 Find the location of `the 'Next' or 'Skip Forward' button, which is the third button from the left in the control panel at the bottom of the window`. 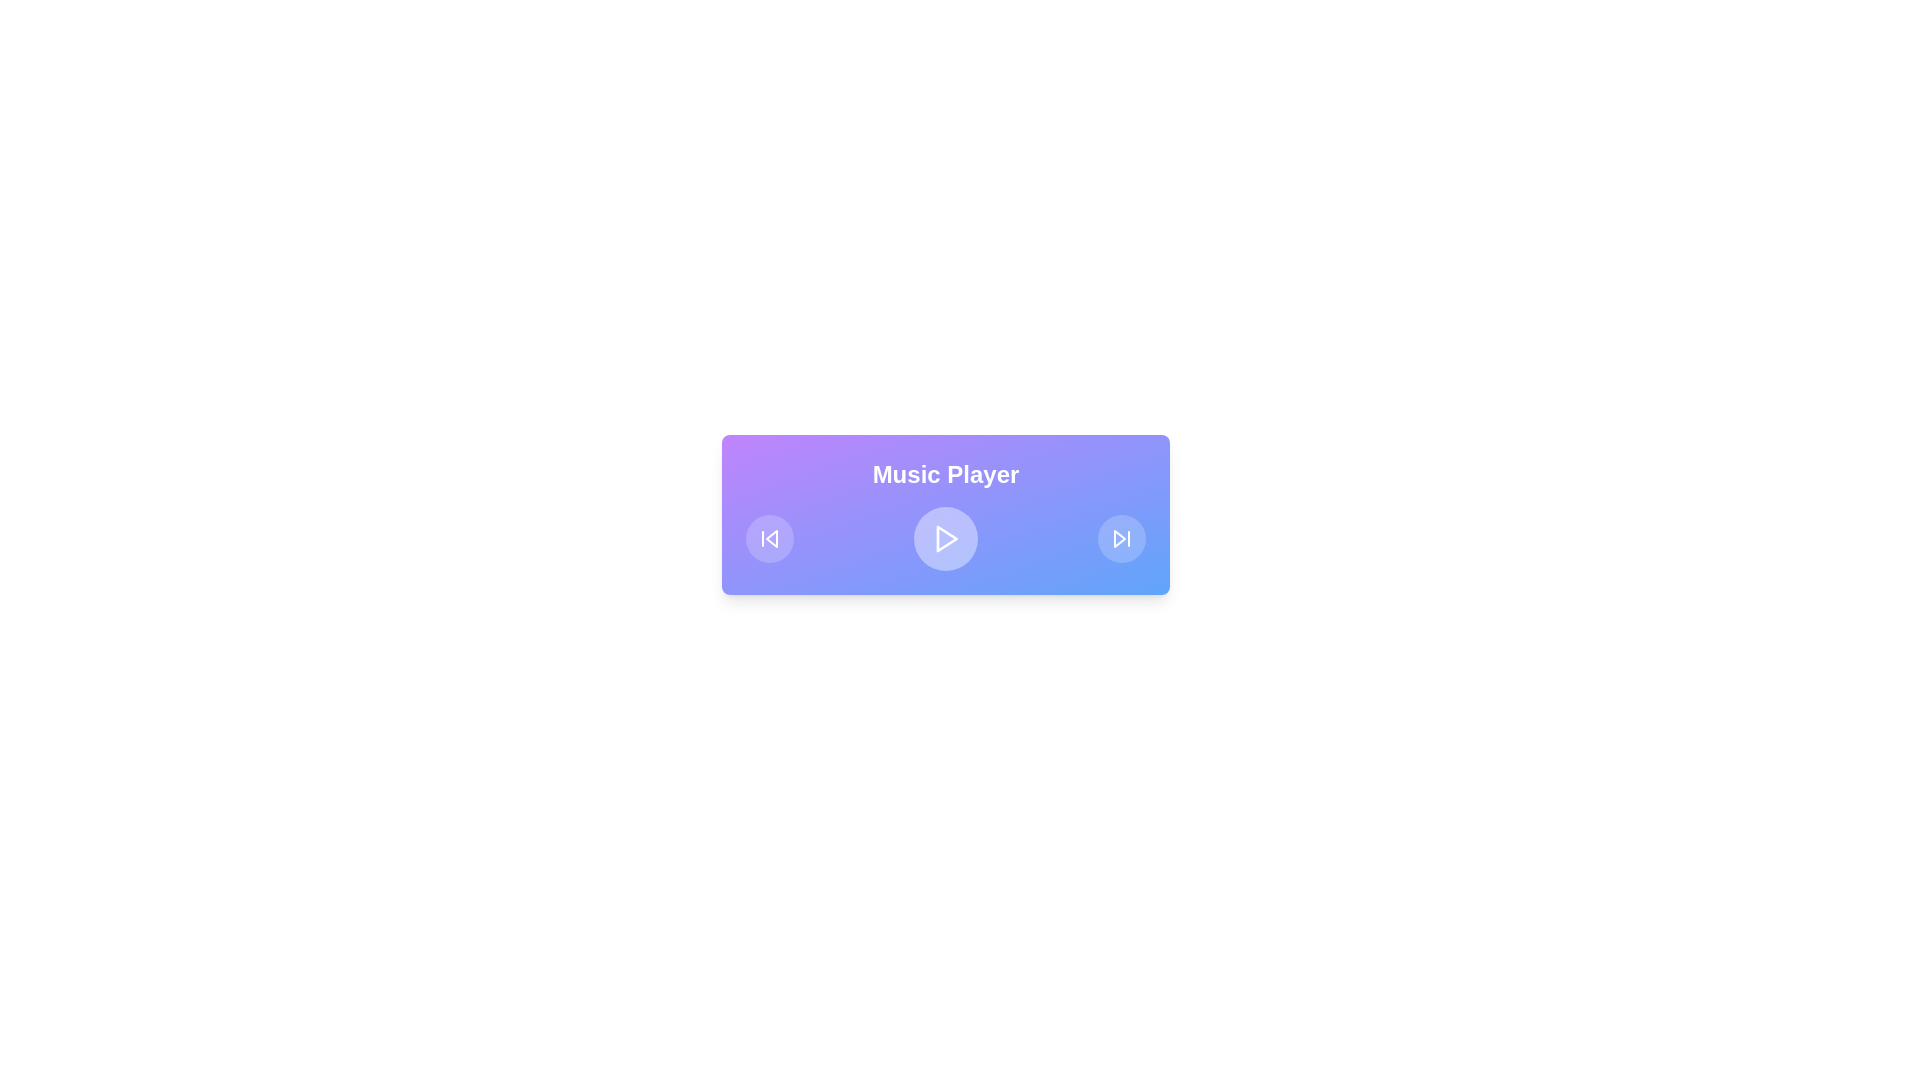

the 'Next' or 'Skip Forward' button, which is the third button from the left in the control panel at the bottom of the window is located at coordinates (1122, 538).